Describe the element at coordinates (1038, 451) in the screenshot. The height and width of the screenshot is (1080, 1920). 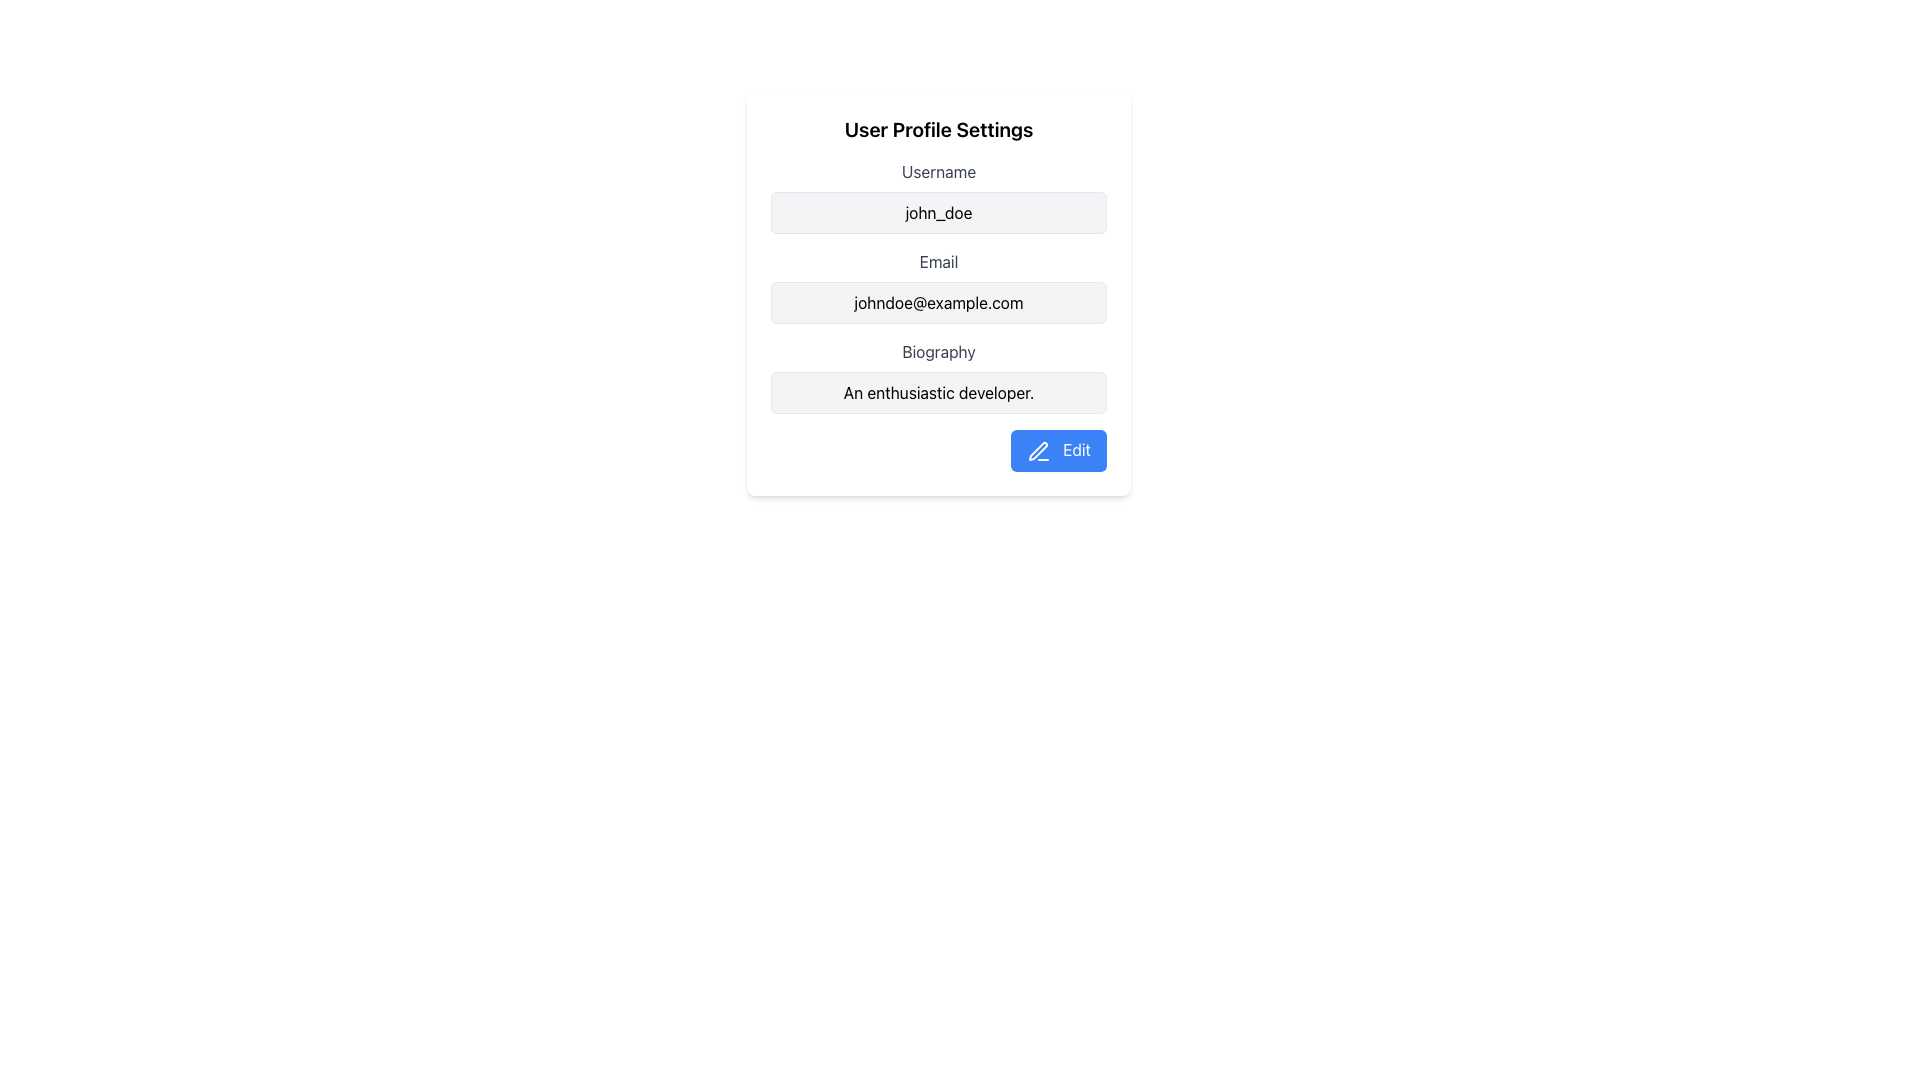
I see `the pen-shaped icon with a white outline located within the blue 'Edit' button at the lower-right corner of the profile card` at that location.